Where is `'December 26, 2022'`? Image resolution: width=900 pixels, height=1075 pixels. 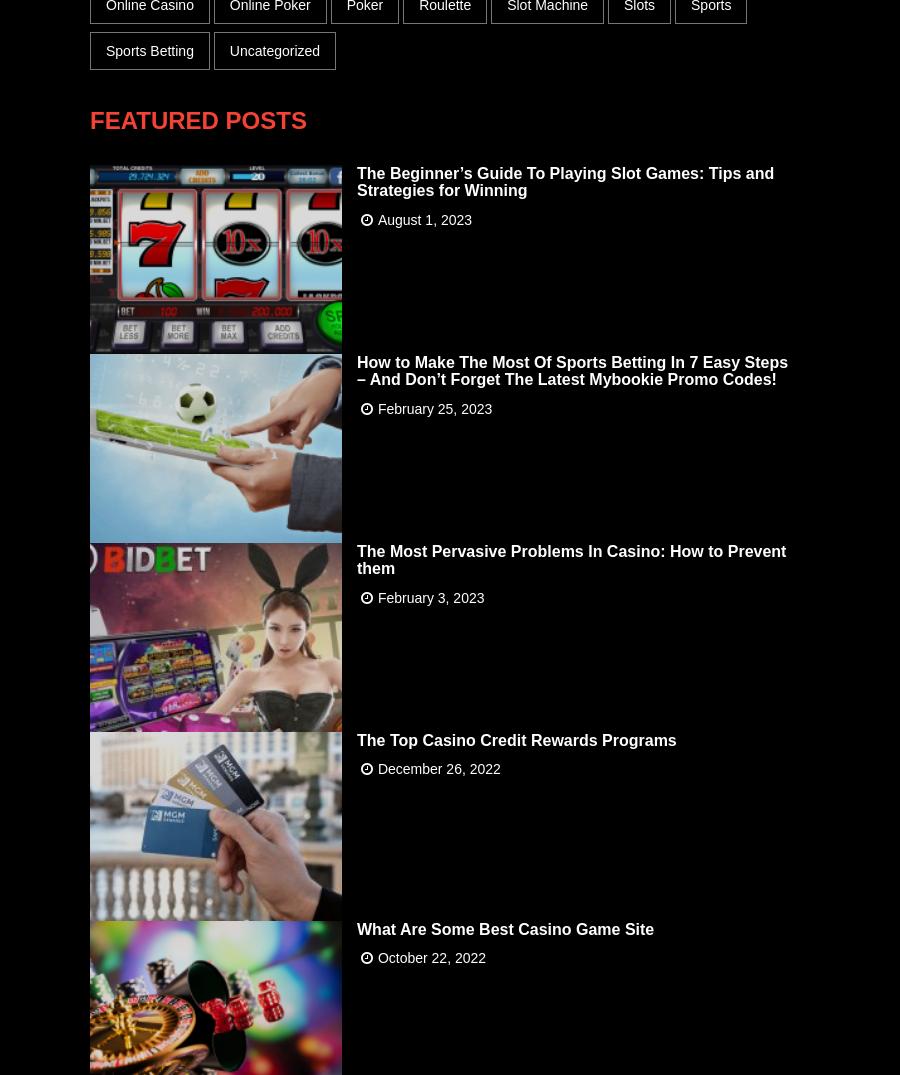 'December 26, 2022' is located at coordinates (438, 767).